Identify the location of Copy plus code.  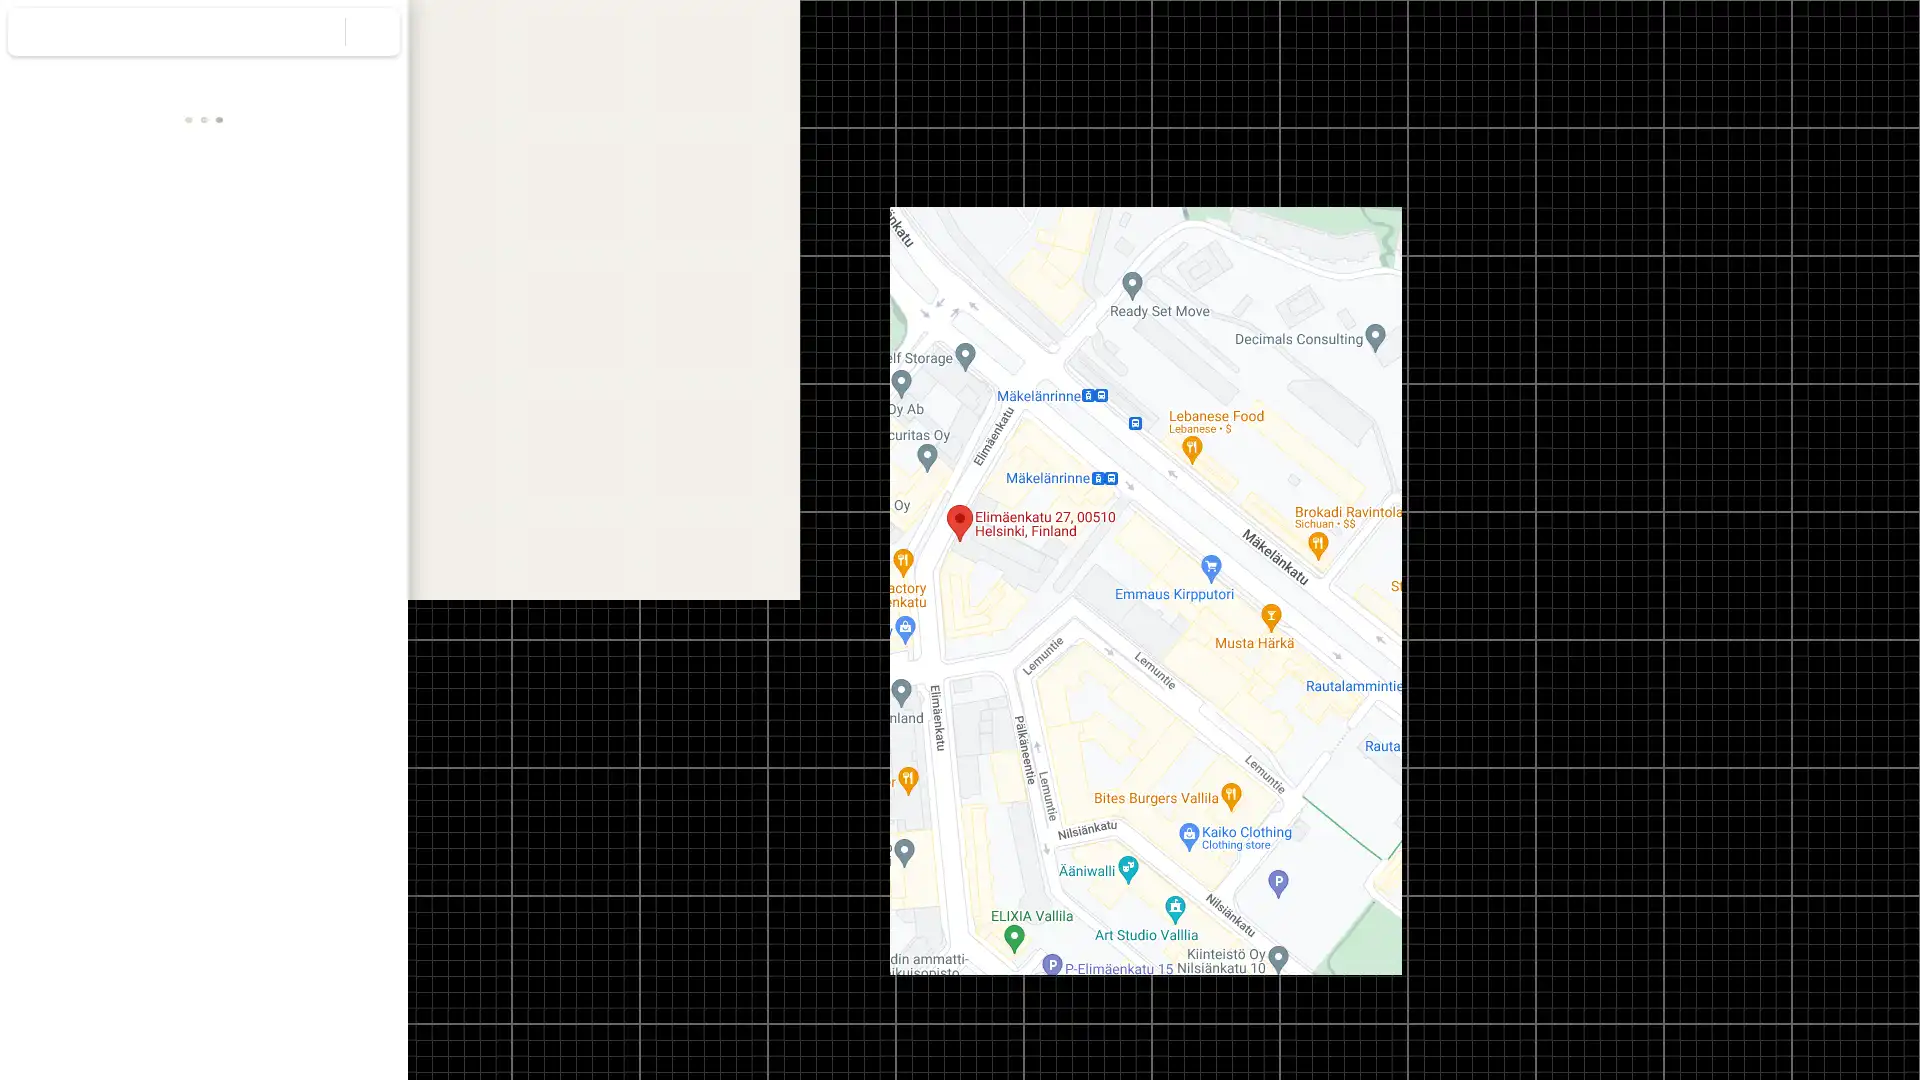
(329, 478).